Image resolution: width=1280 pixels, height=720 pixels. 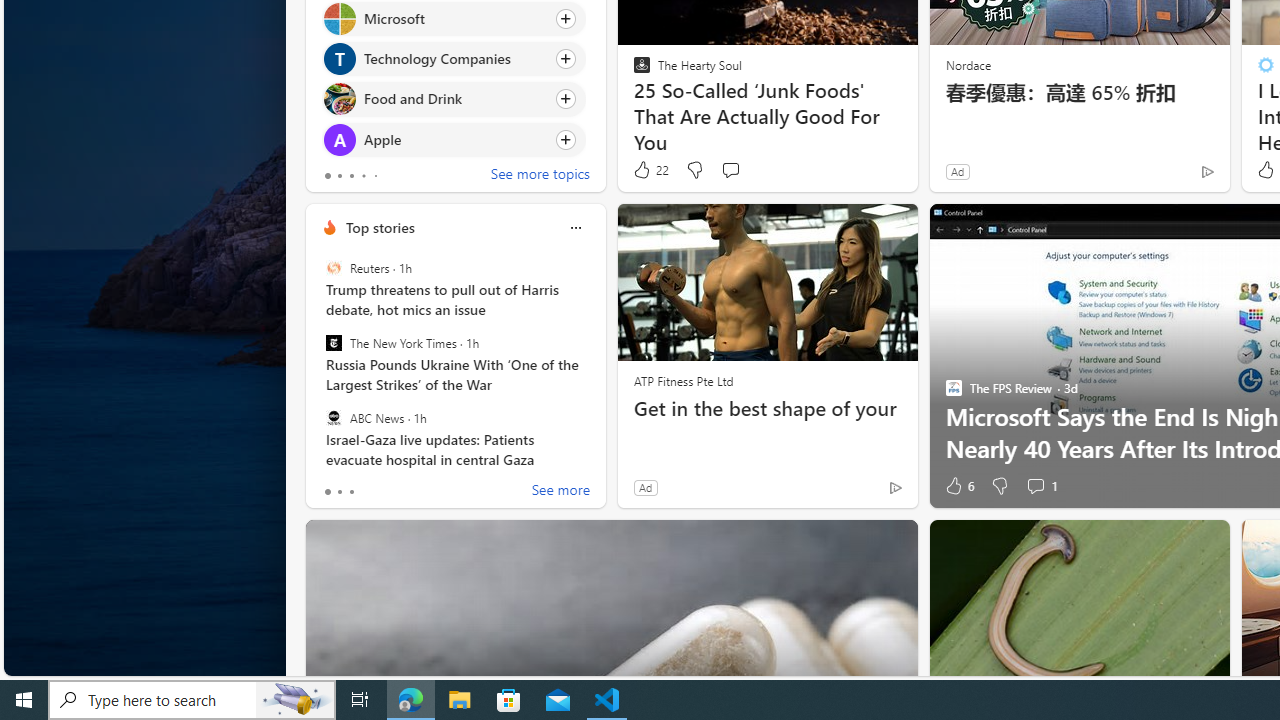 I want to click on 'tab-1', so click(x=339, y=492).